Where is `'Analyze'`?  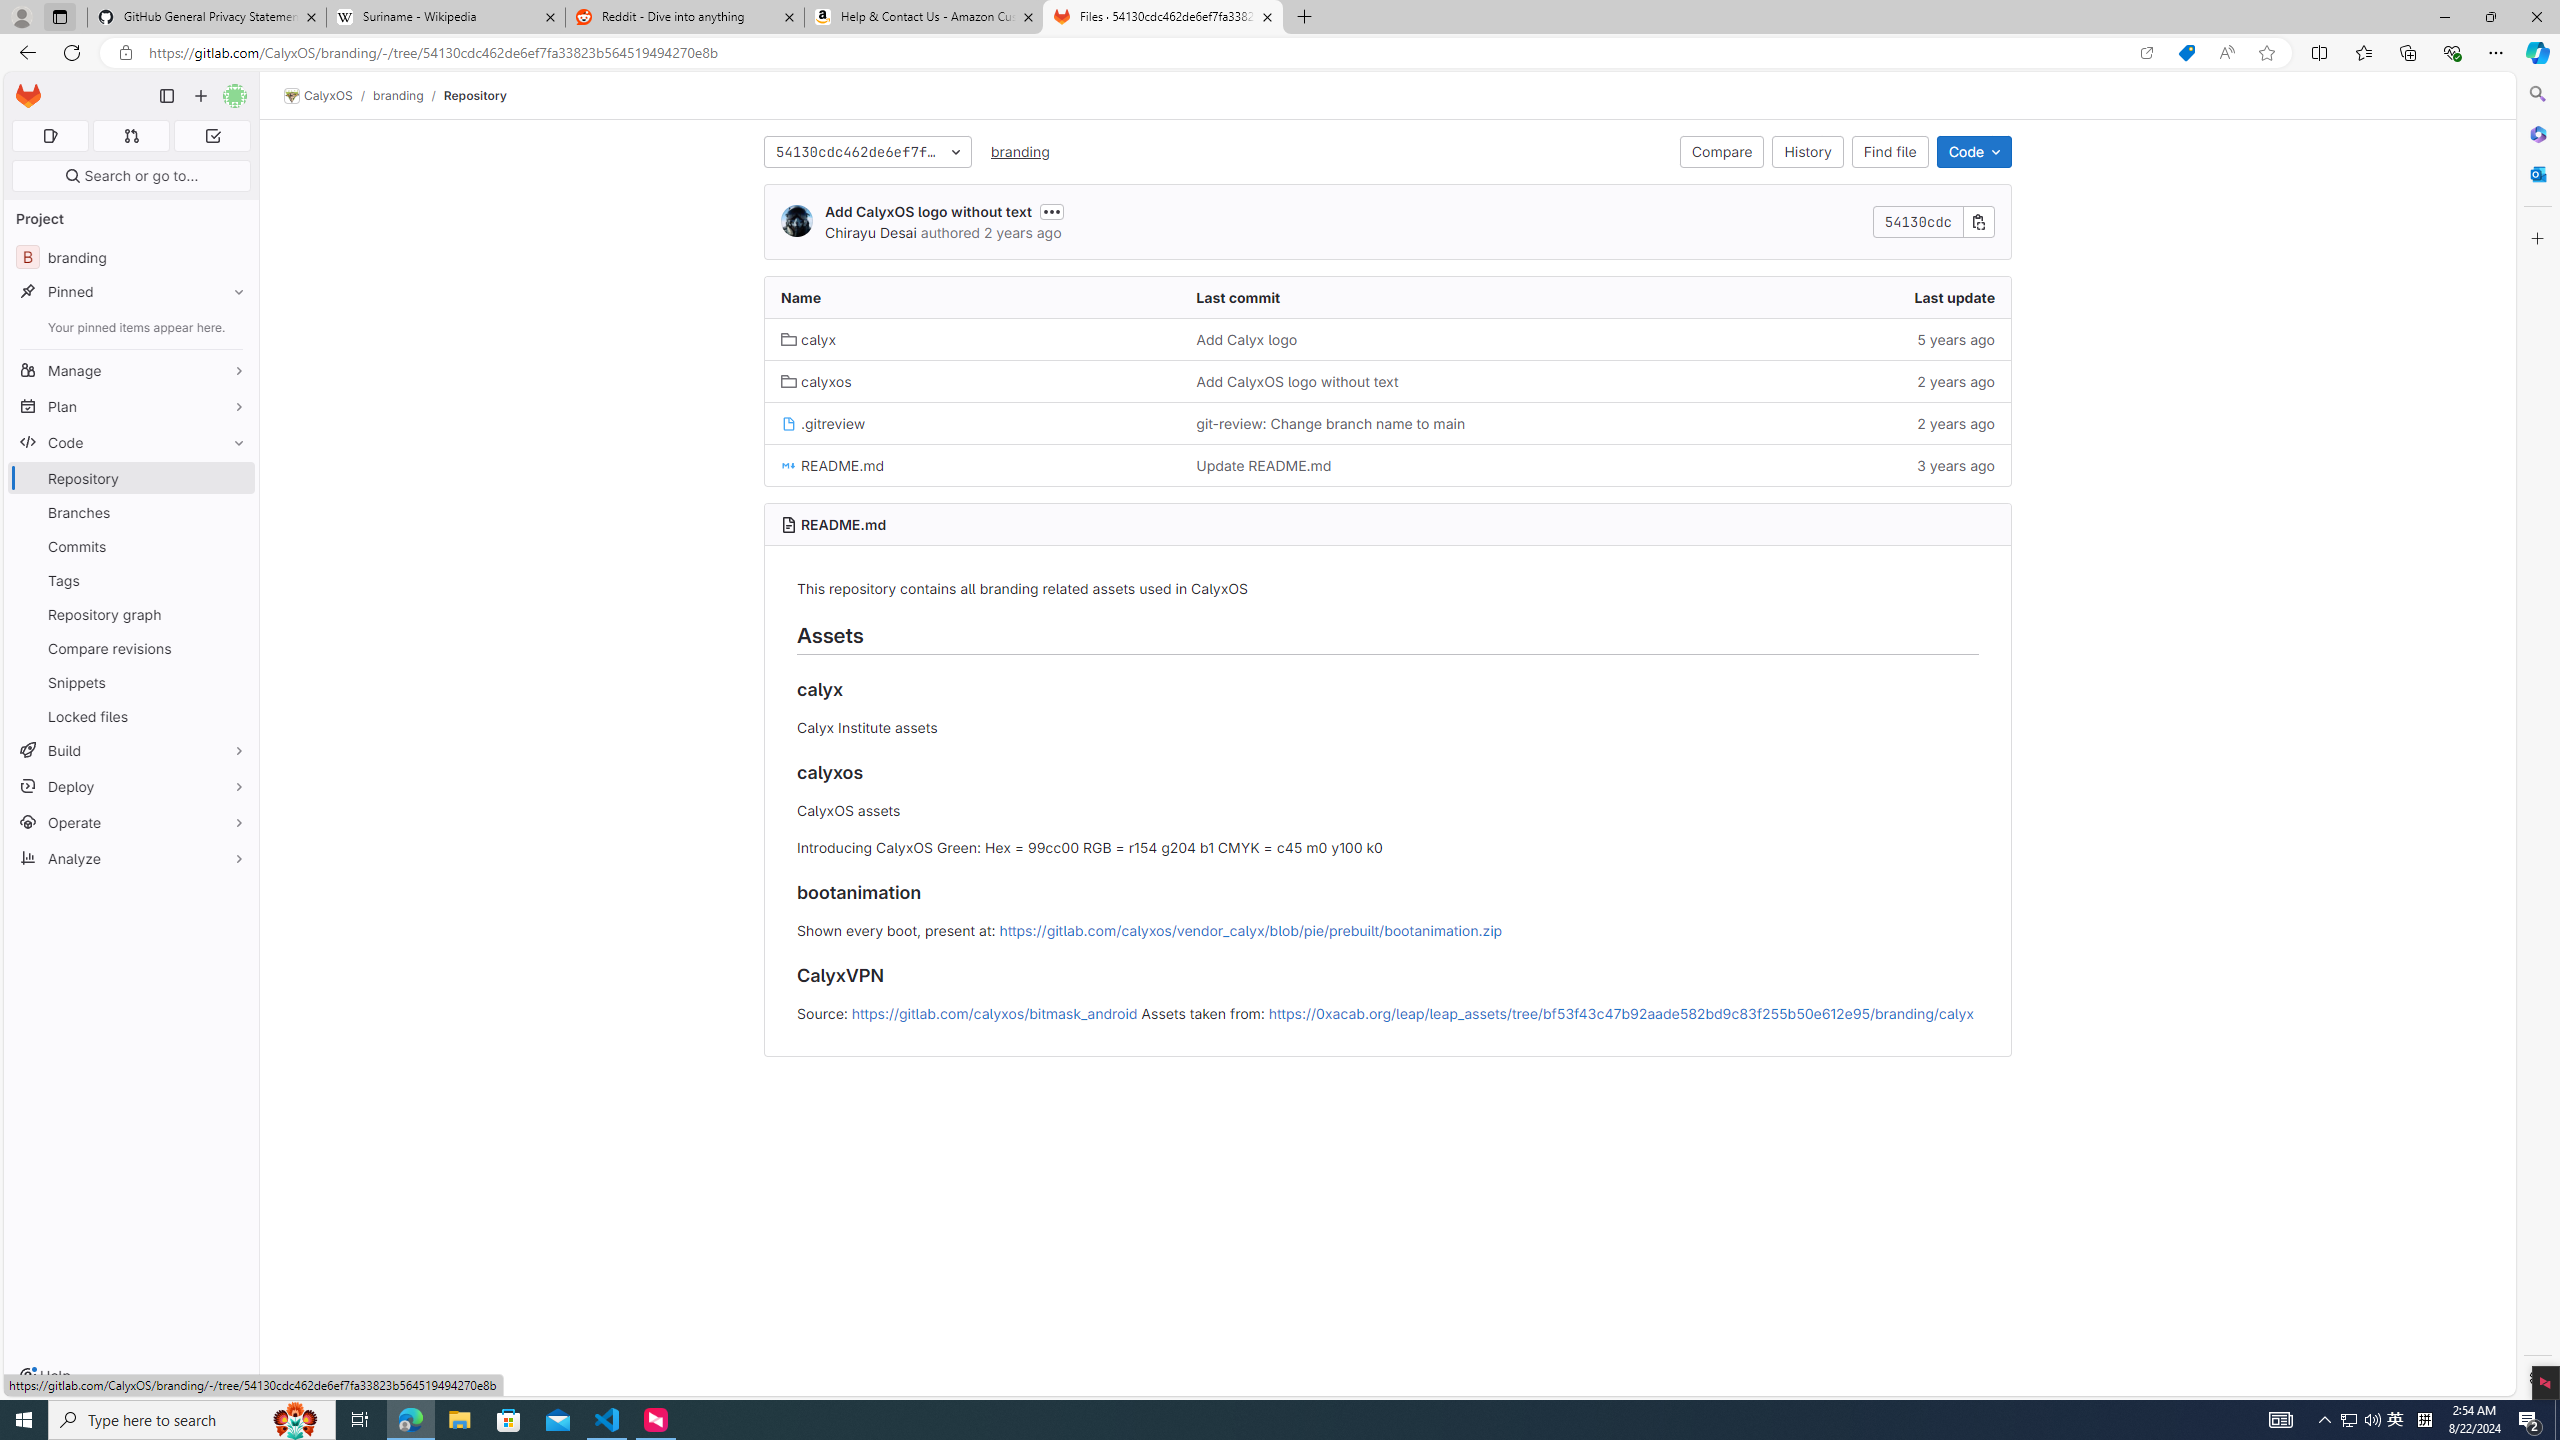 'Analyze' is located at coordinates (130, 857).